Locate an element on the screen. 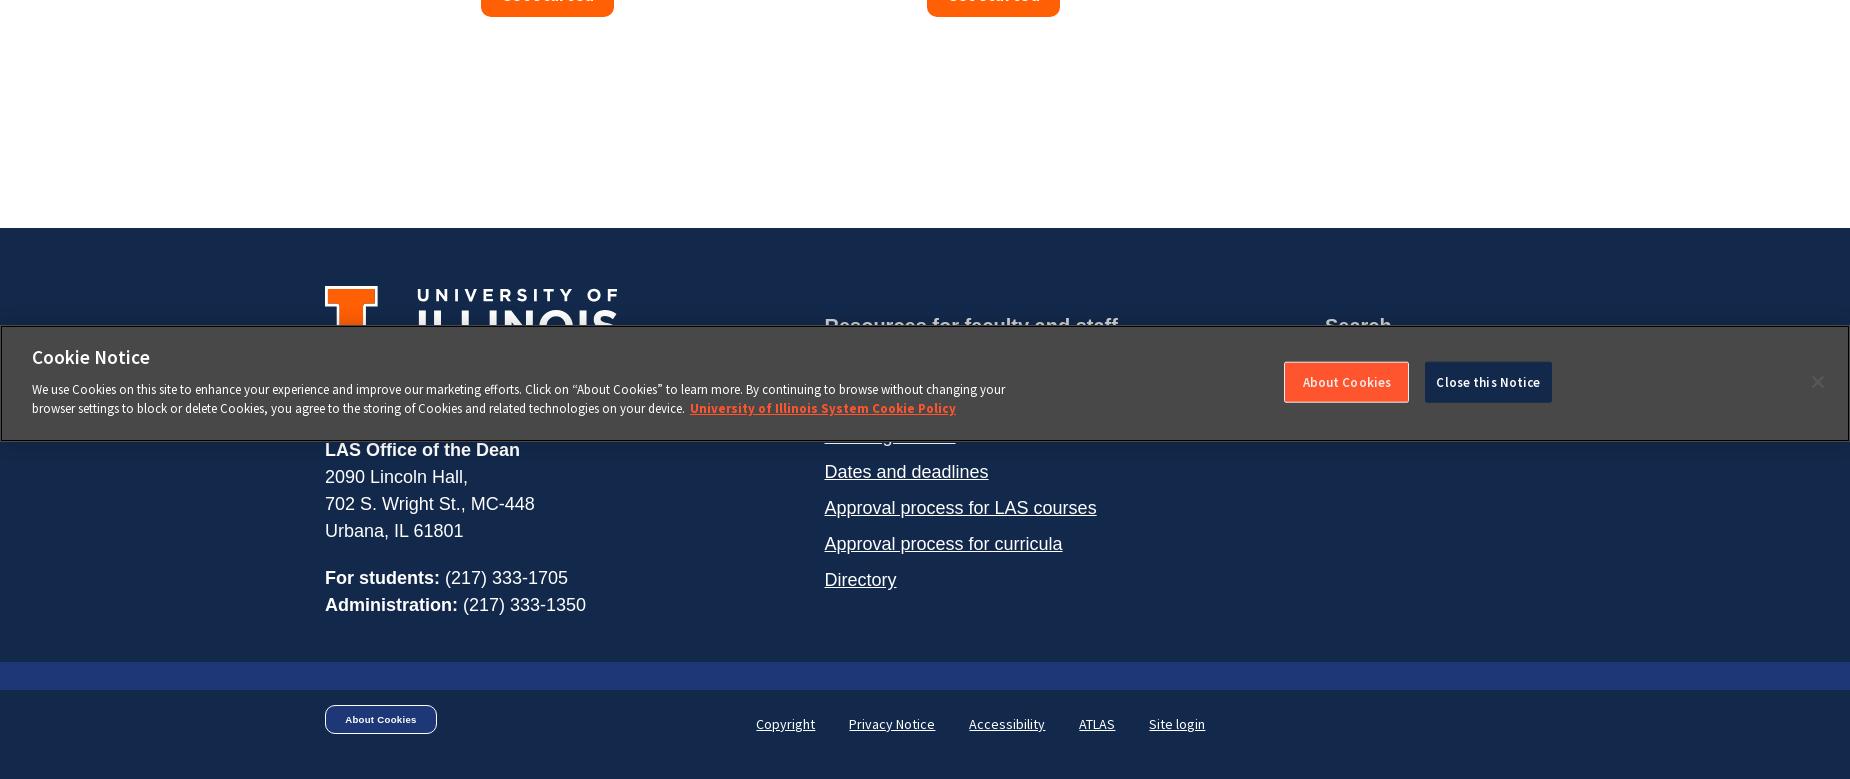 Image resolution: width=1850 pixels, height=779 pixels. 'Copyright' is located at coordinates (785, 723).